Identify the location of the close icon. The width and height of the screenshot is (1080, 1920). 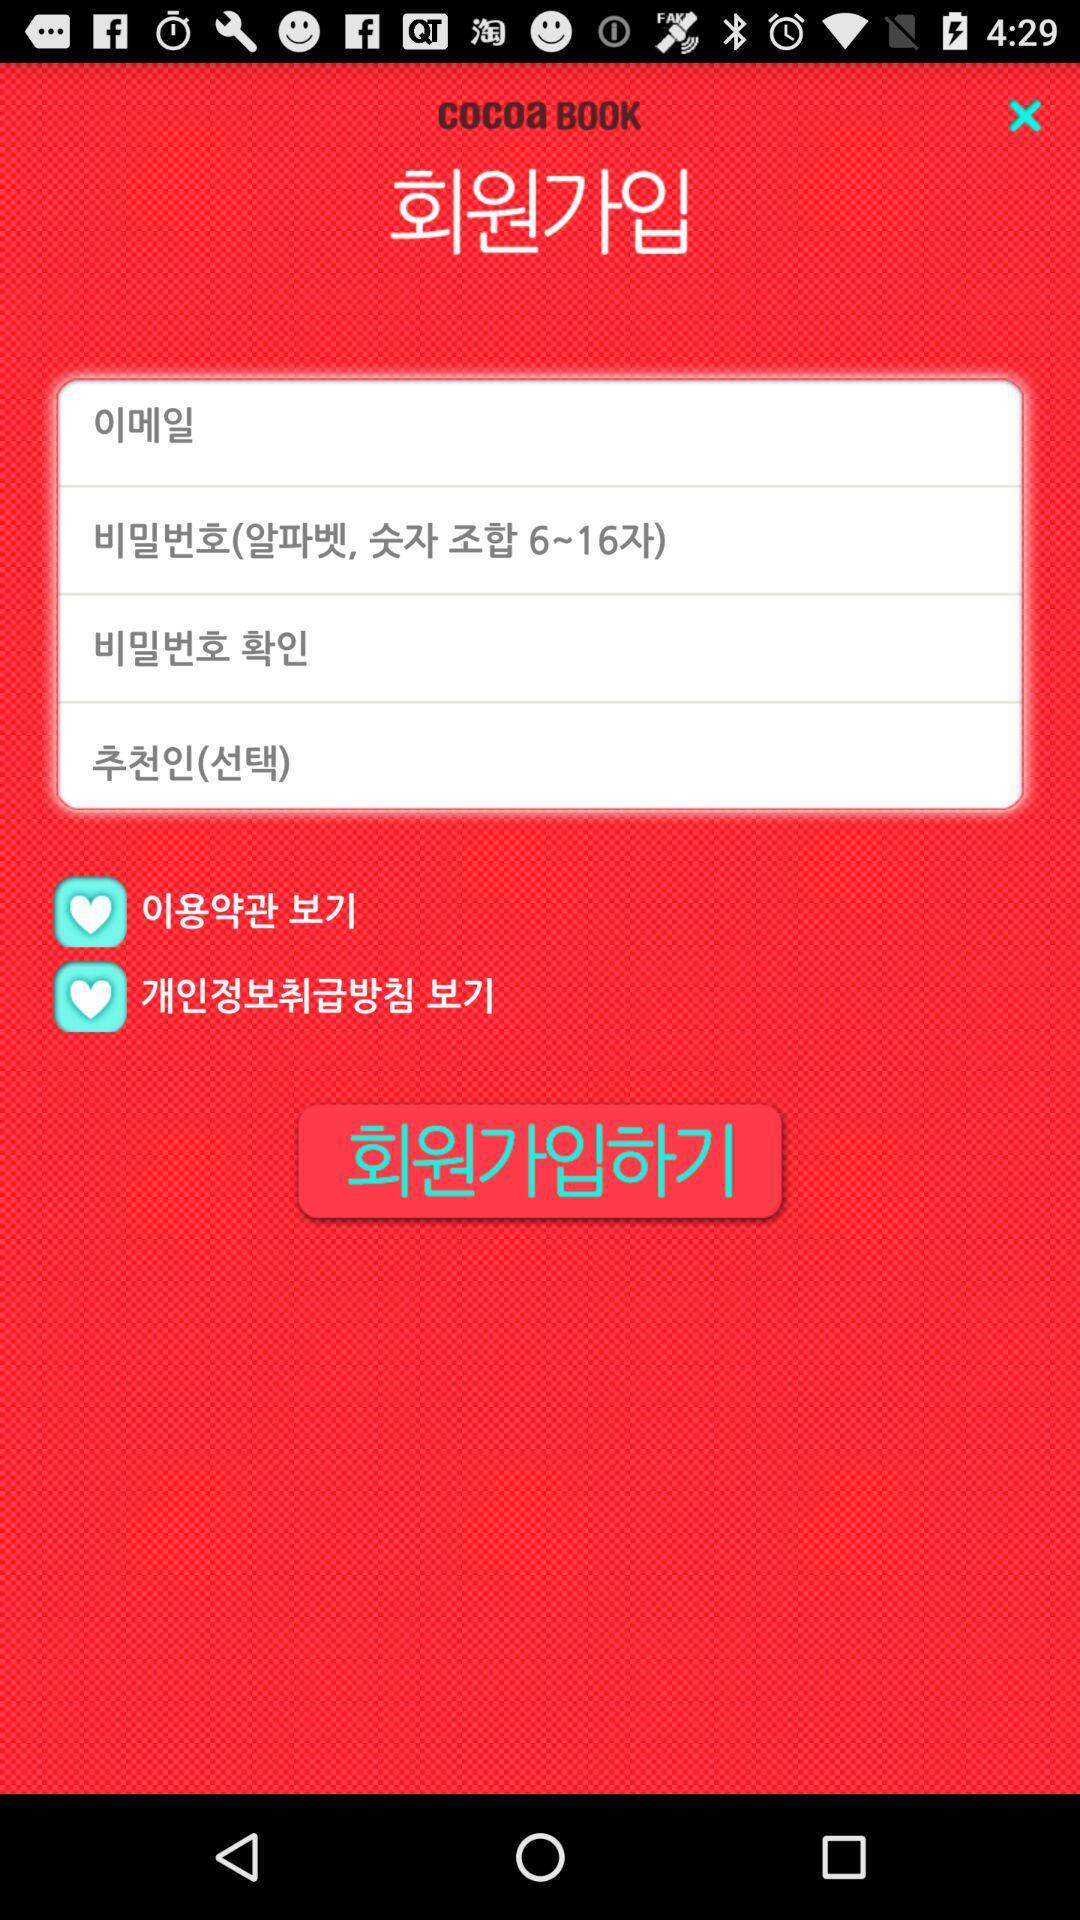
(1024, 122).